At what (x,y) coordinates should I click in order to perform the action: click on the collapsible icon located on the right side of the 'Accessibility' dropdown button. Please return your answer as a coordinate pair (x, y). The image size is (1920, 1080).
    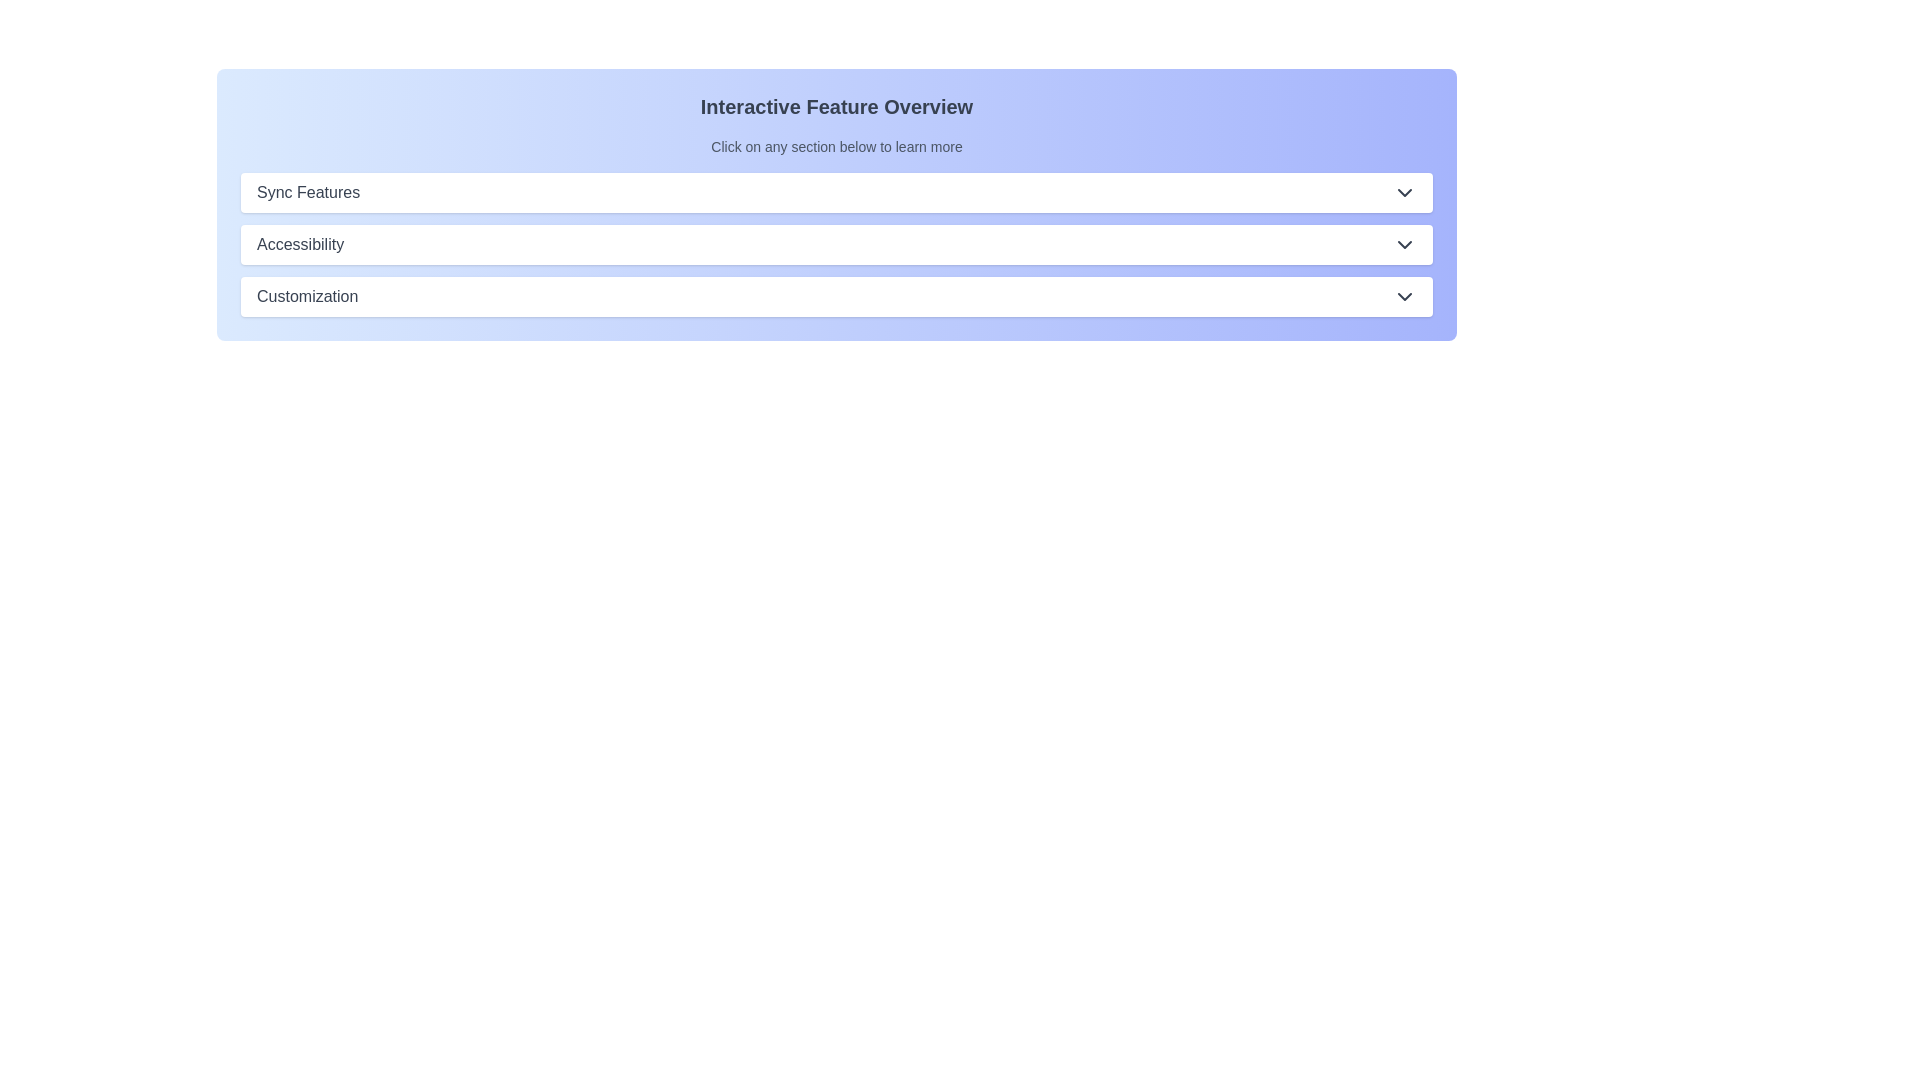
    Looking at the image, I should click on (1404, 244).